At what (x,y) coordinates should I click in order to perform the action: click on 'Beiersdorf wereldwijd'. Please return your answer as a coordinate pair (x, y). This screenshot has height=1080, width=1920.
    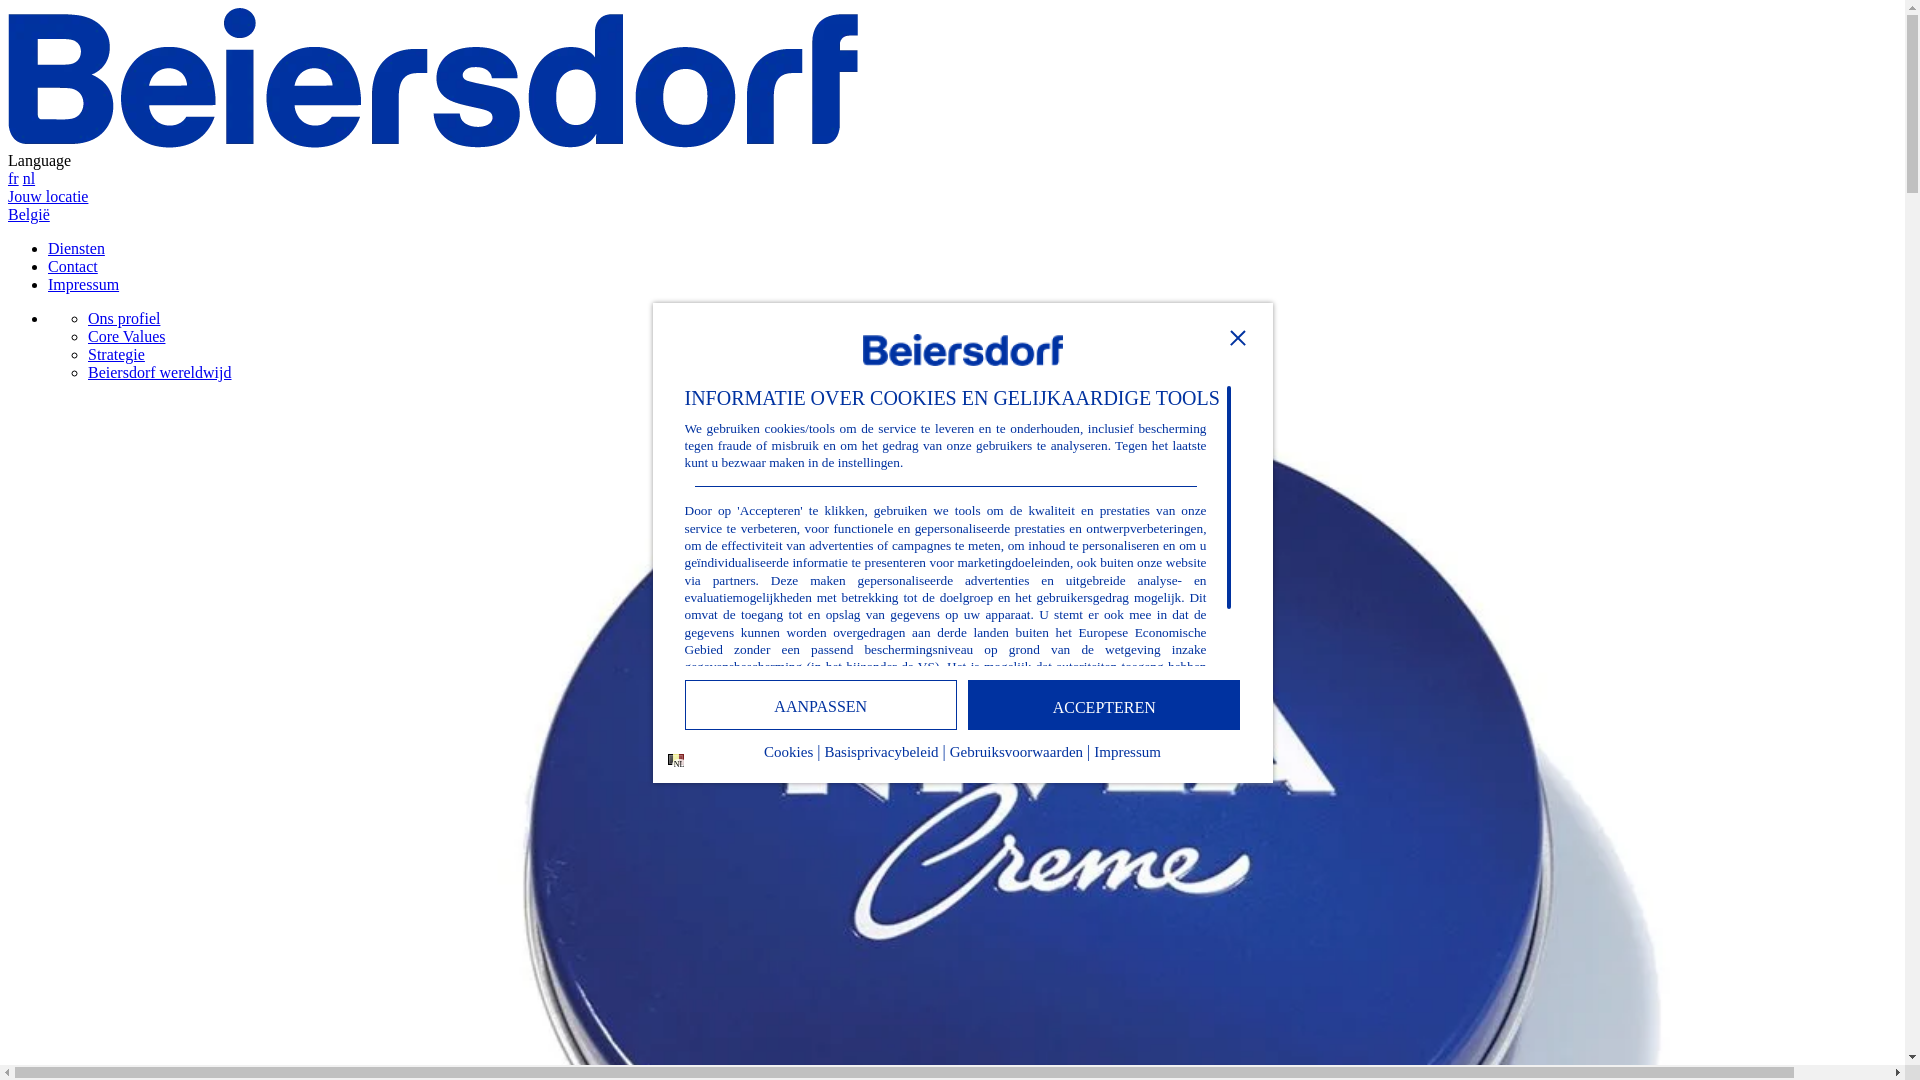
    Looking at the image, I should click on (158, 372).